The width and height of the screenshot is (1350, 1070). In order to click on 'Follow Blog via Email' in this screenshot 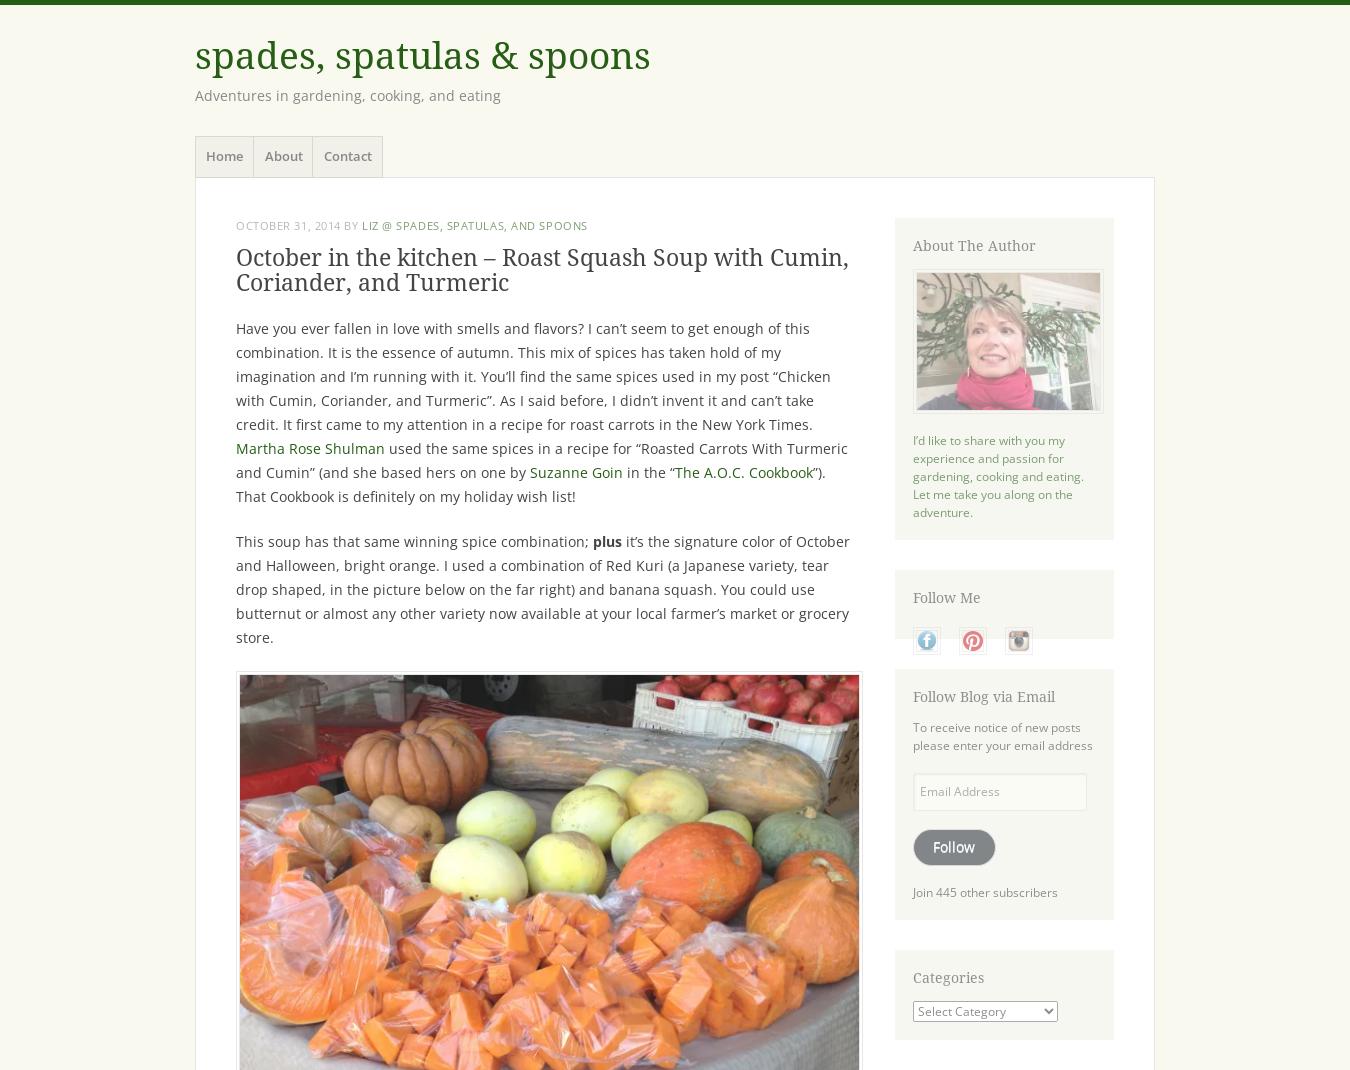, I will do `click(911, 696)`.